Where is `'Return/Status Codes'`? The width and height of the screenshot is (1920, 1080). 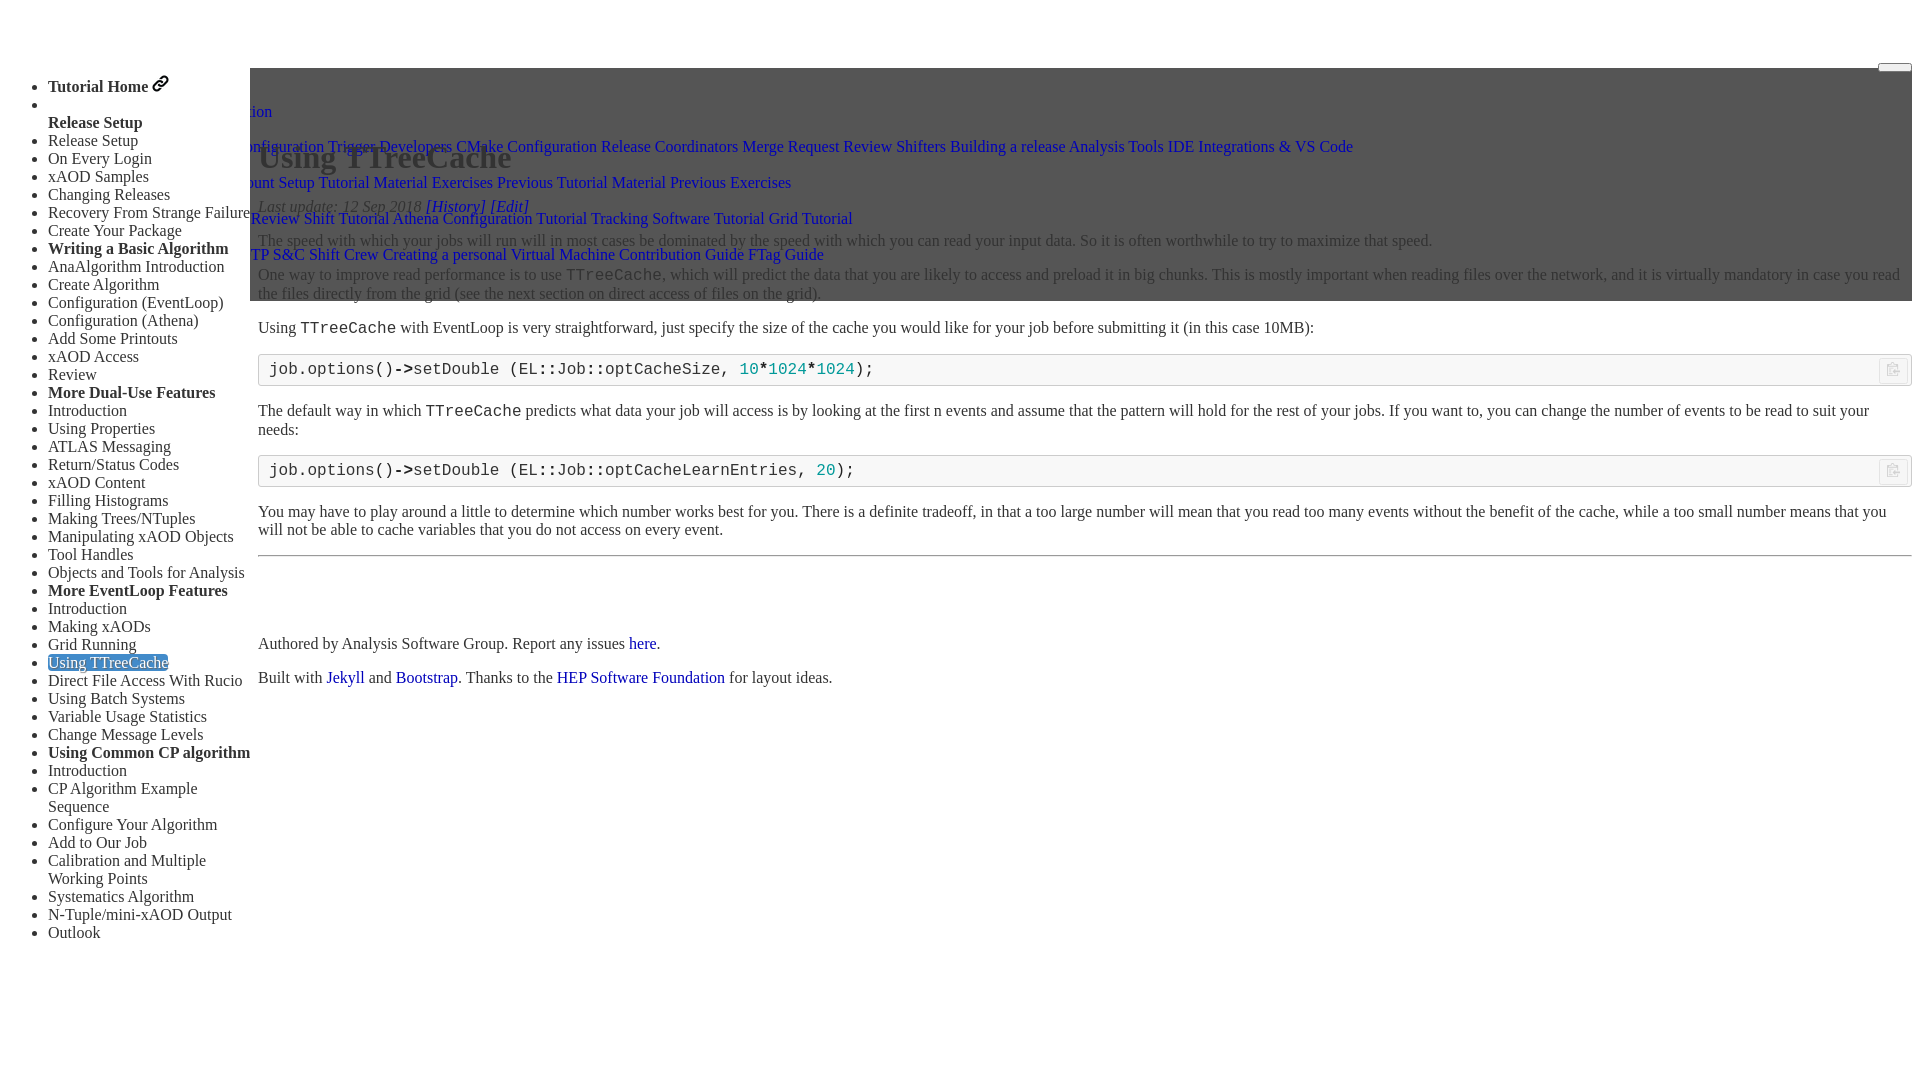
'Return/Status Codes' is located at coordinates (112, 464).